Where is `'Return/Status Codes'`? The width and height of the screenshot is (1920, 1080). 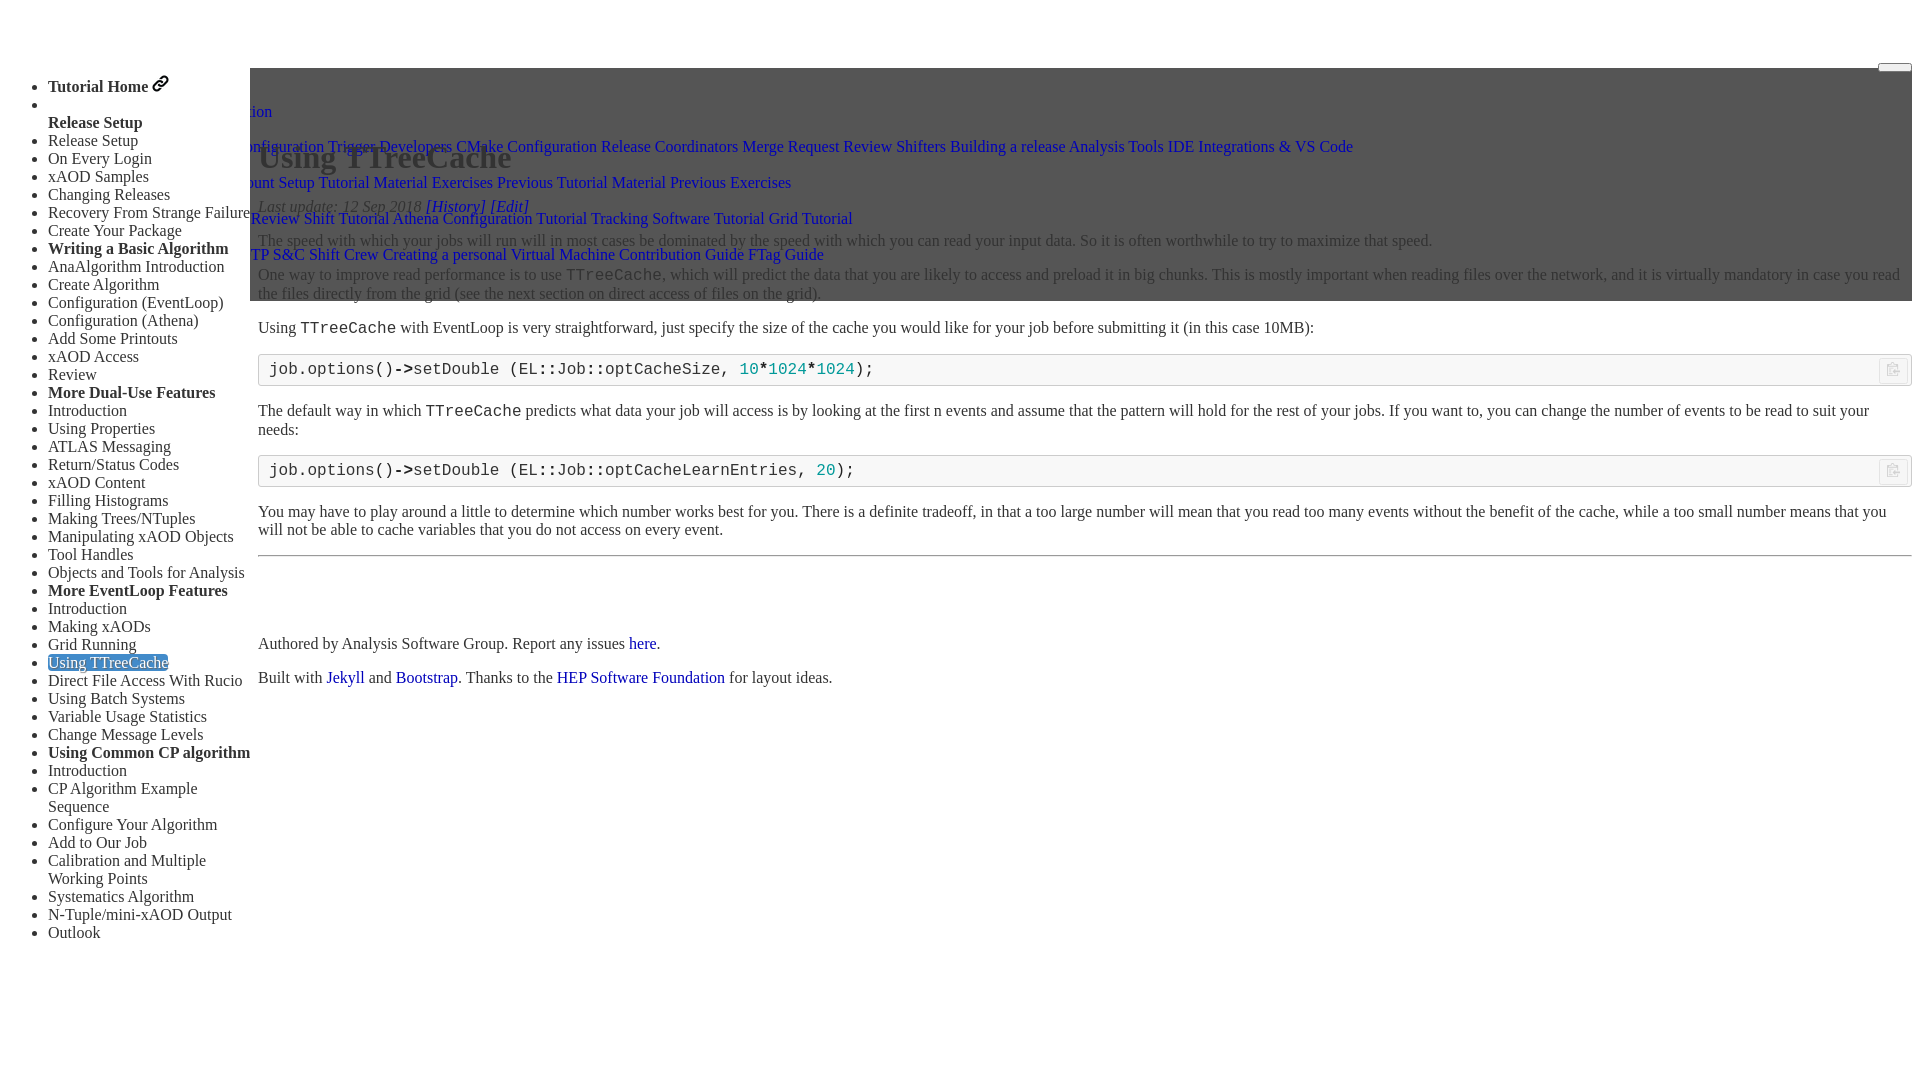
'Return/Status Codes' is located at coordinates (112, 464).